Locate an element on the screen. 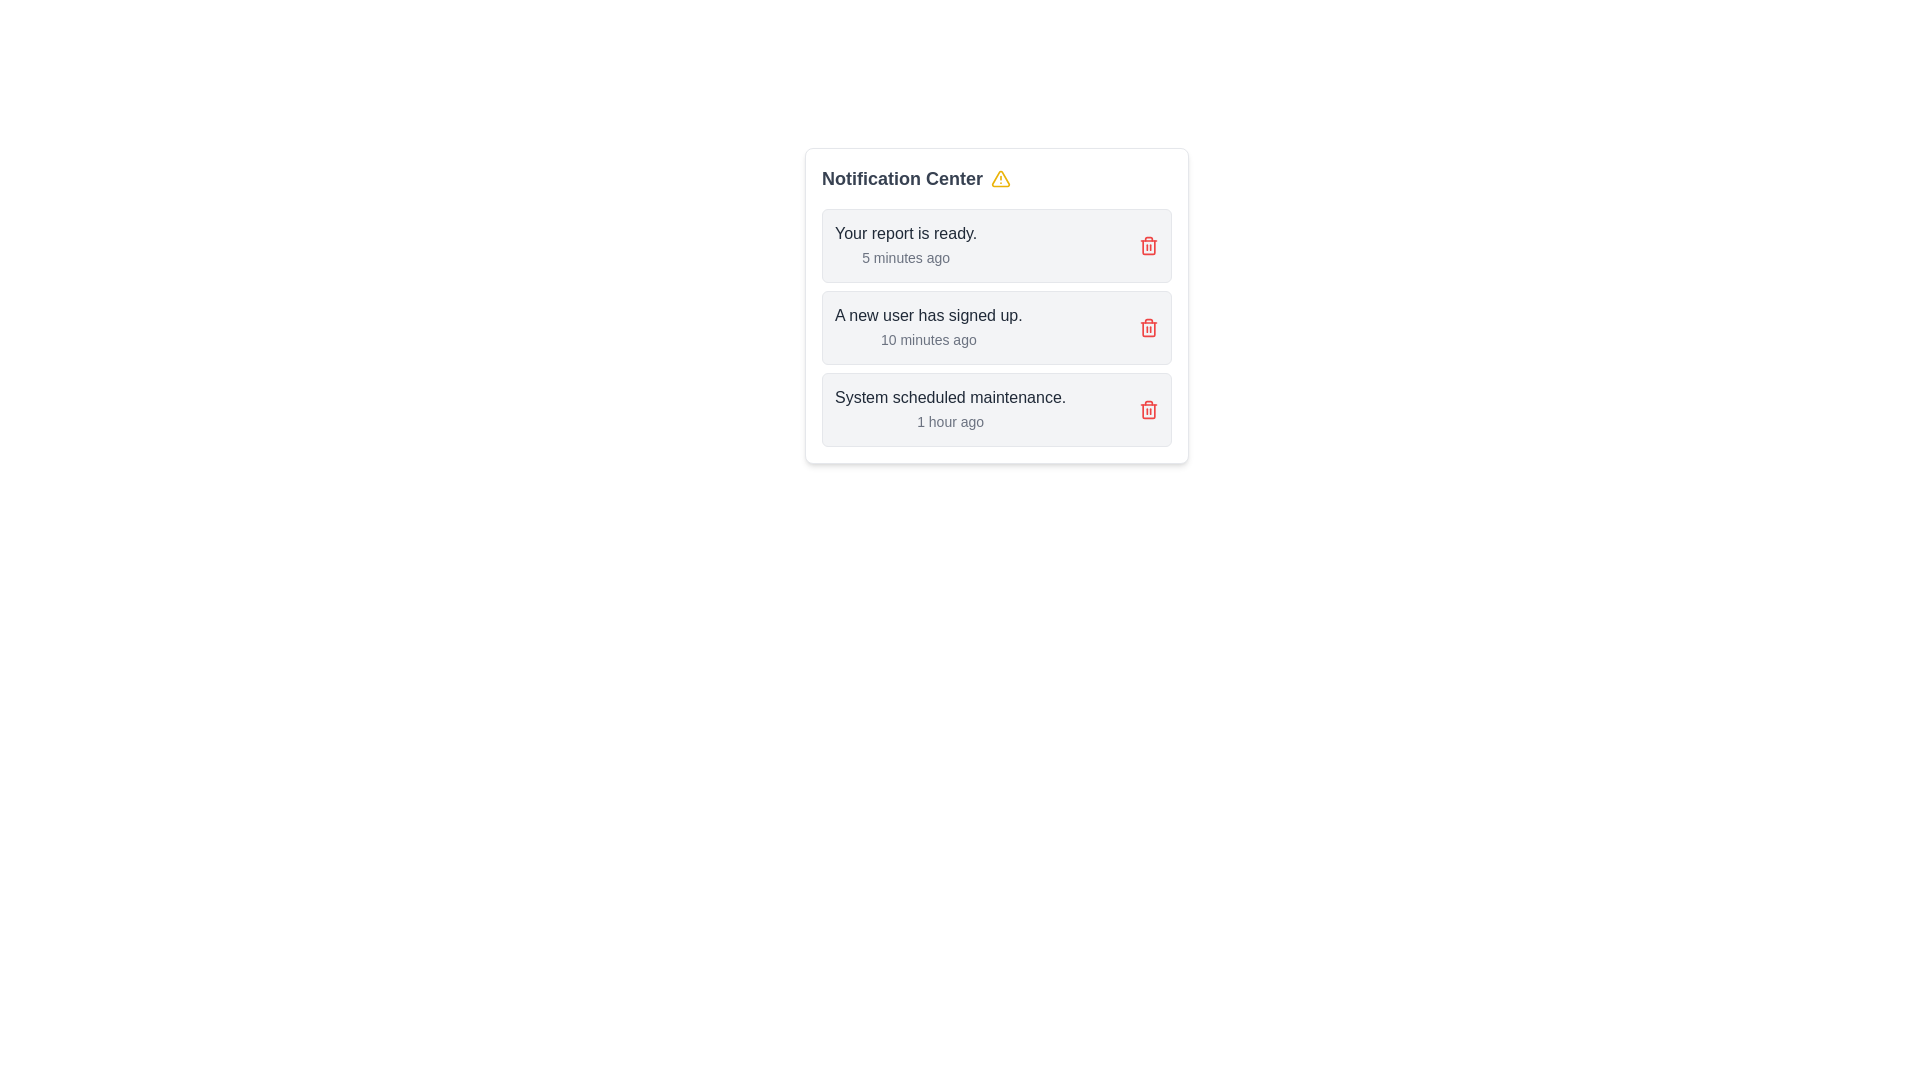 The image size is (1920, 1080). the text element displaying '5 minutes ago', which is located directly under 'Your report is ready.' in the first notification entry of the Notification Center is located at coordinates (905, 257).